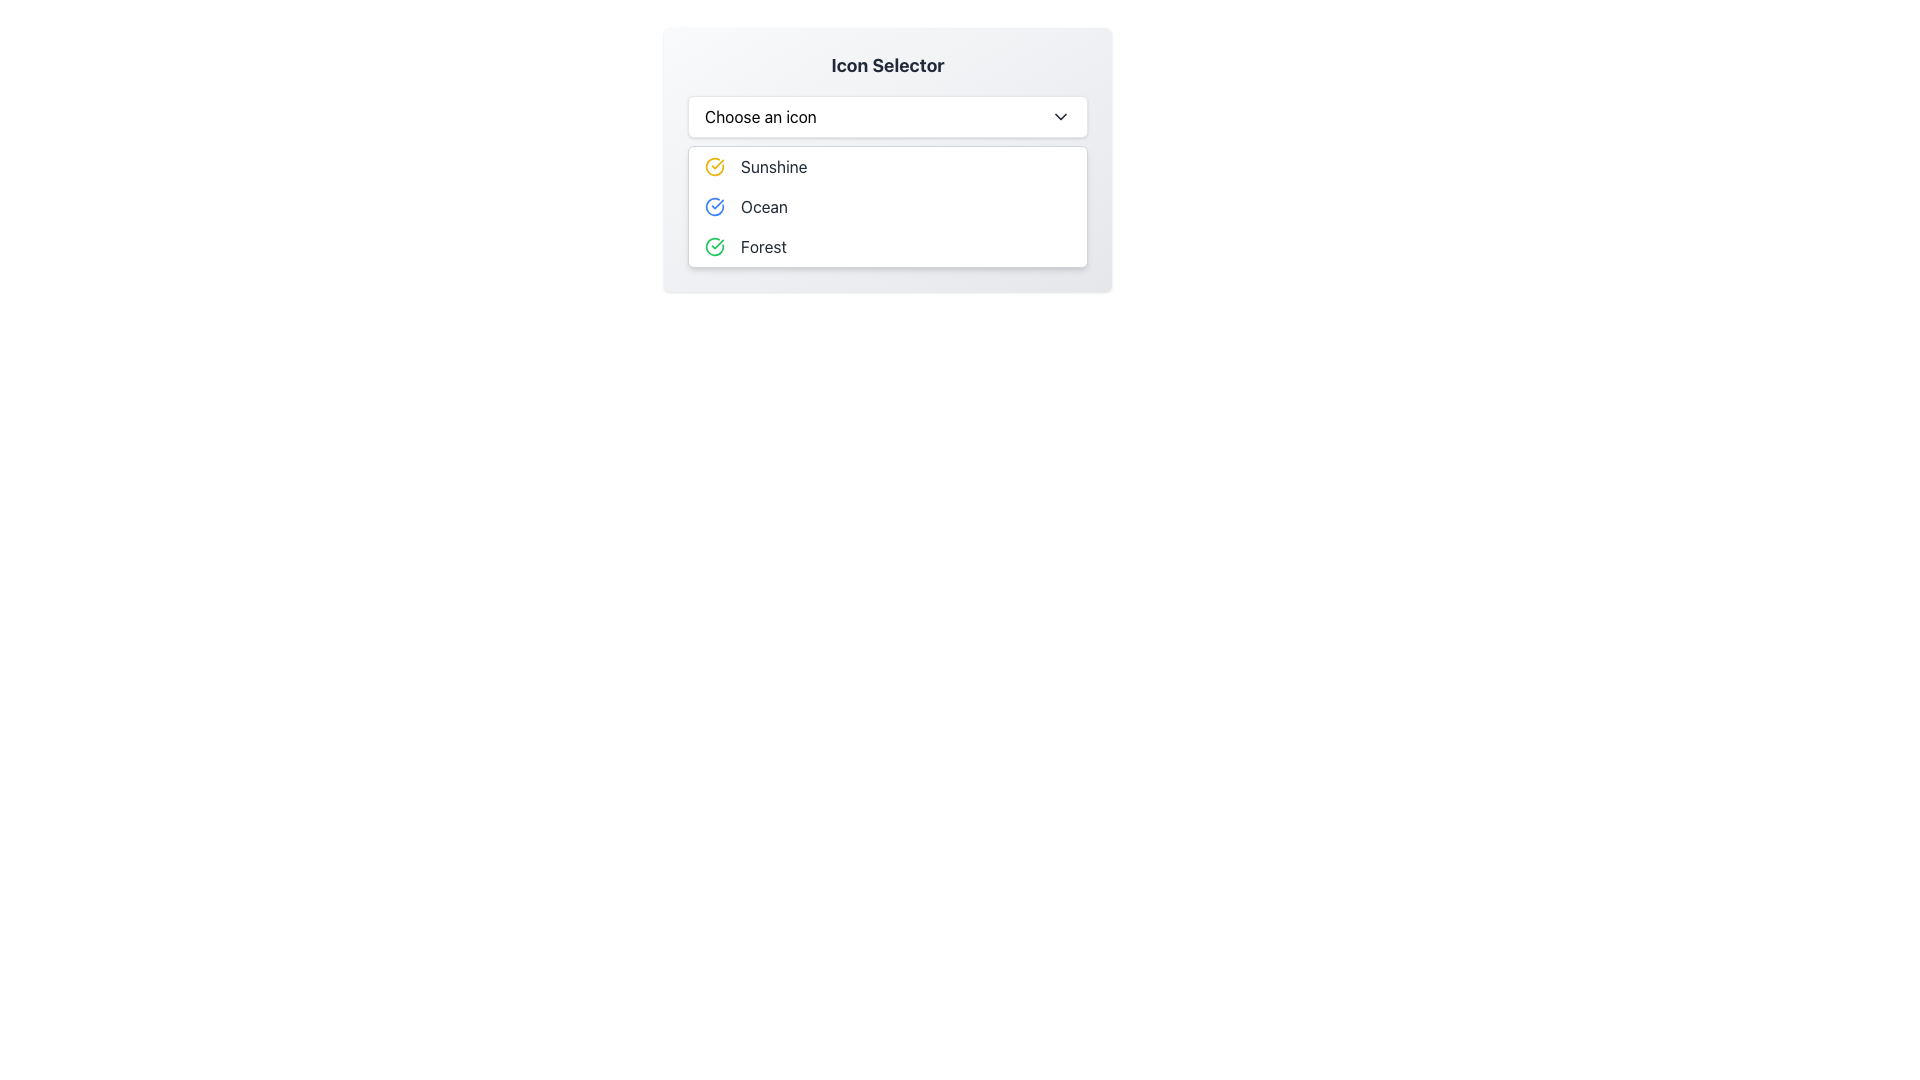  Describe the element at coordinates (715, 165) in the screenshot. I see `the circular checkmark icon with a yellow accent color` at that location.